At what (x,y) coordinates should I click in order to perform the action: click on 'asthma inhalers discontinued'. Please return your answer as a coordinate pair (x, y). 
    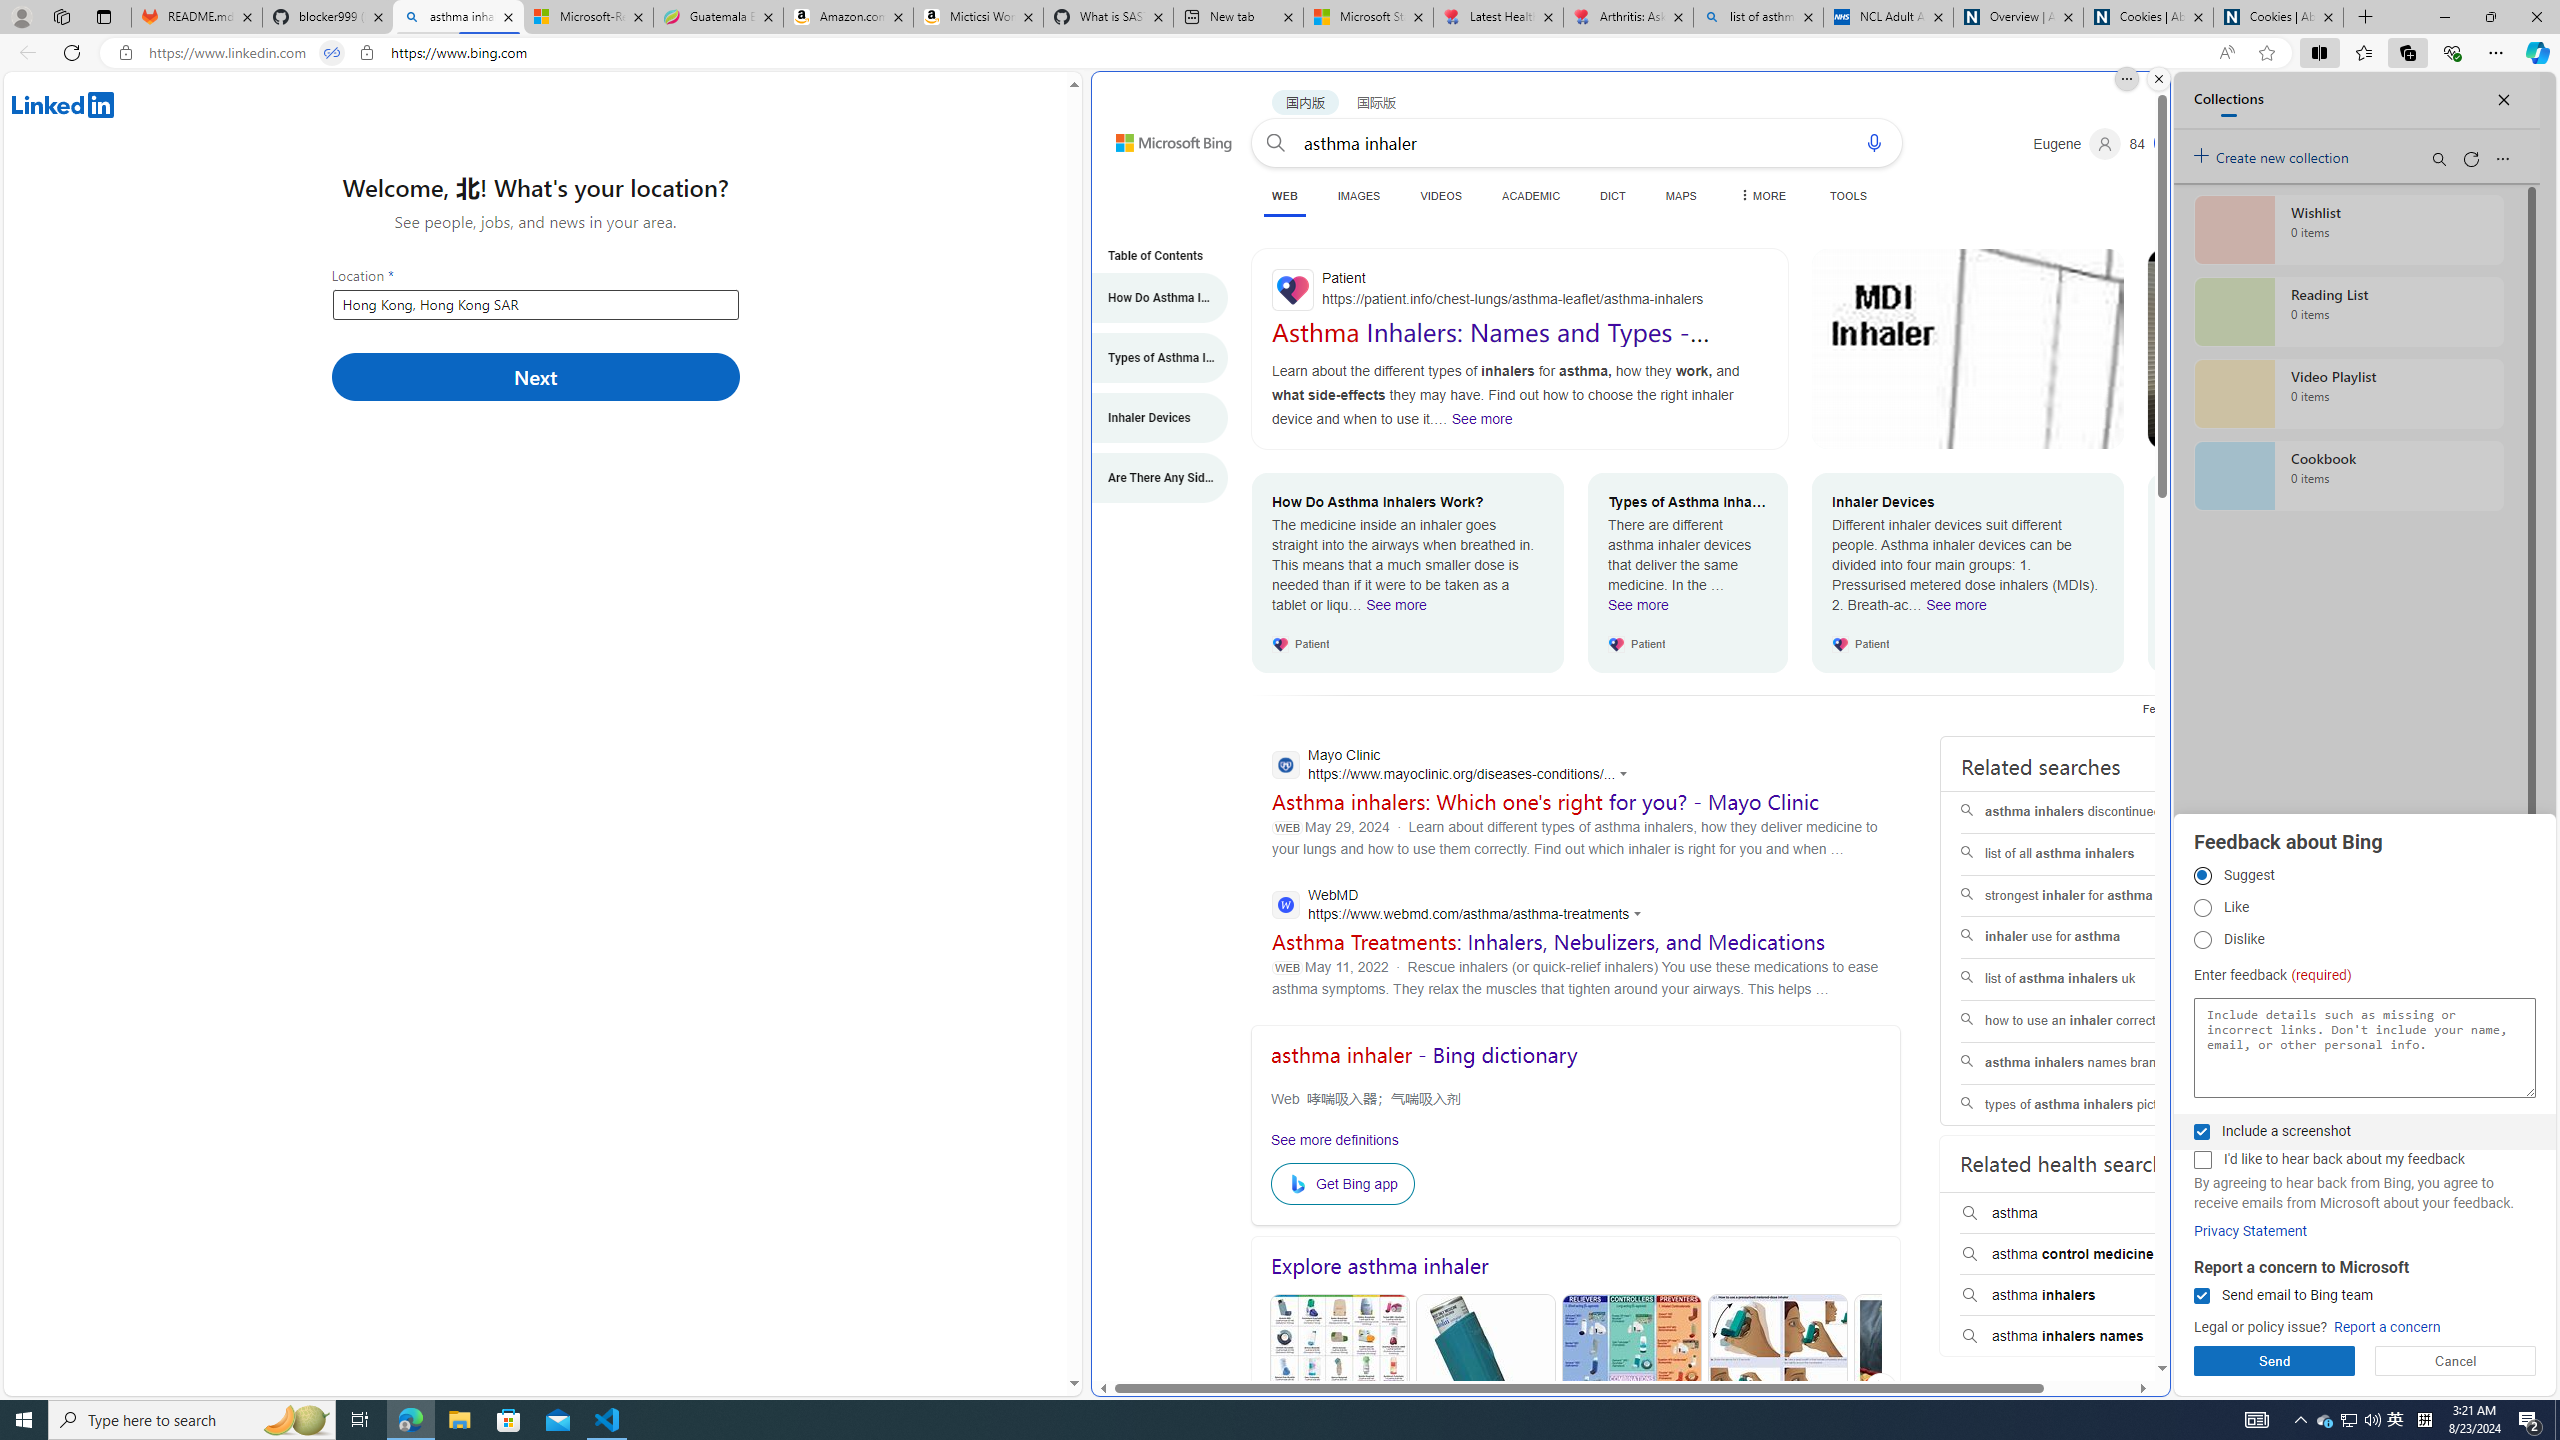
    Looking at the image, I should click on (2087, 811).